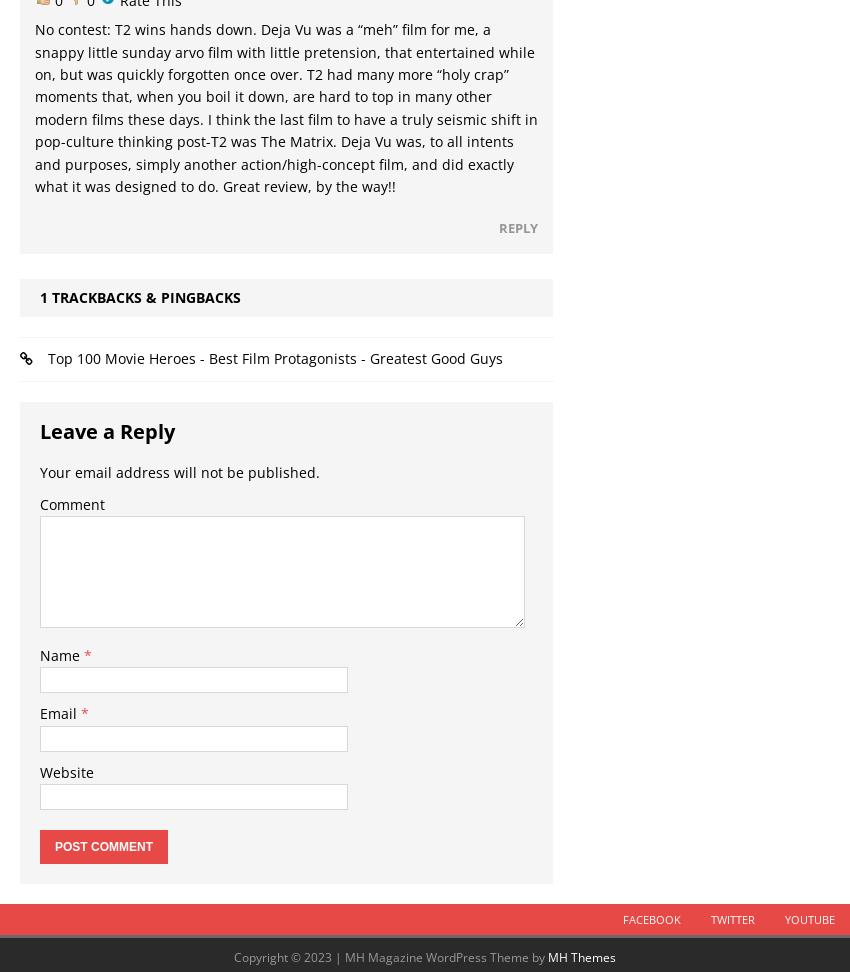  I want to click on 'Reply', so click(517, 227).